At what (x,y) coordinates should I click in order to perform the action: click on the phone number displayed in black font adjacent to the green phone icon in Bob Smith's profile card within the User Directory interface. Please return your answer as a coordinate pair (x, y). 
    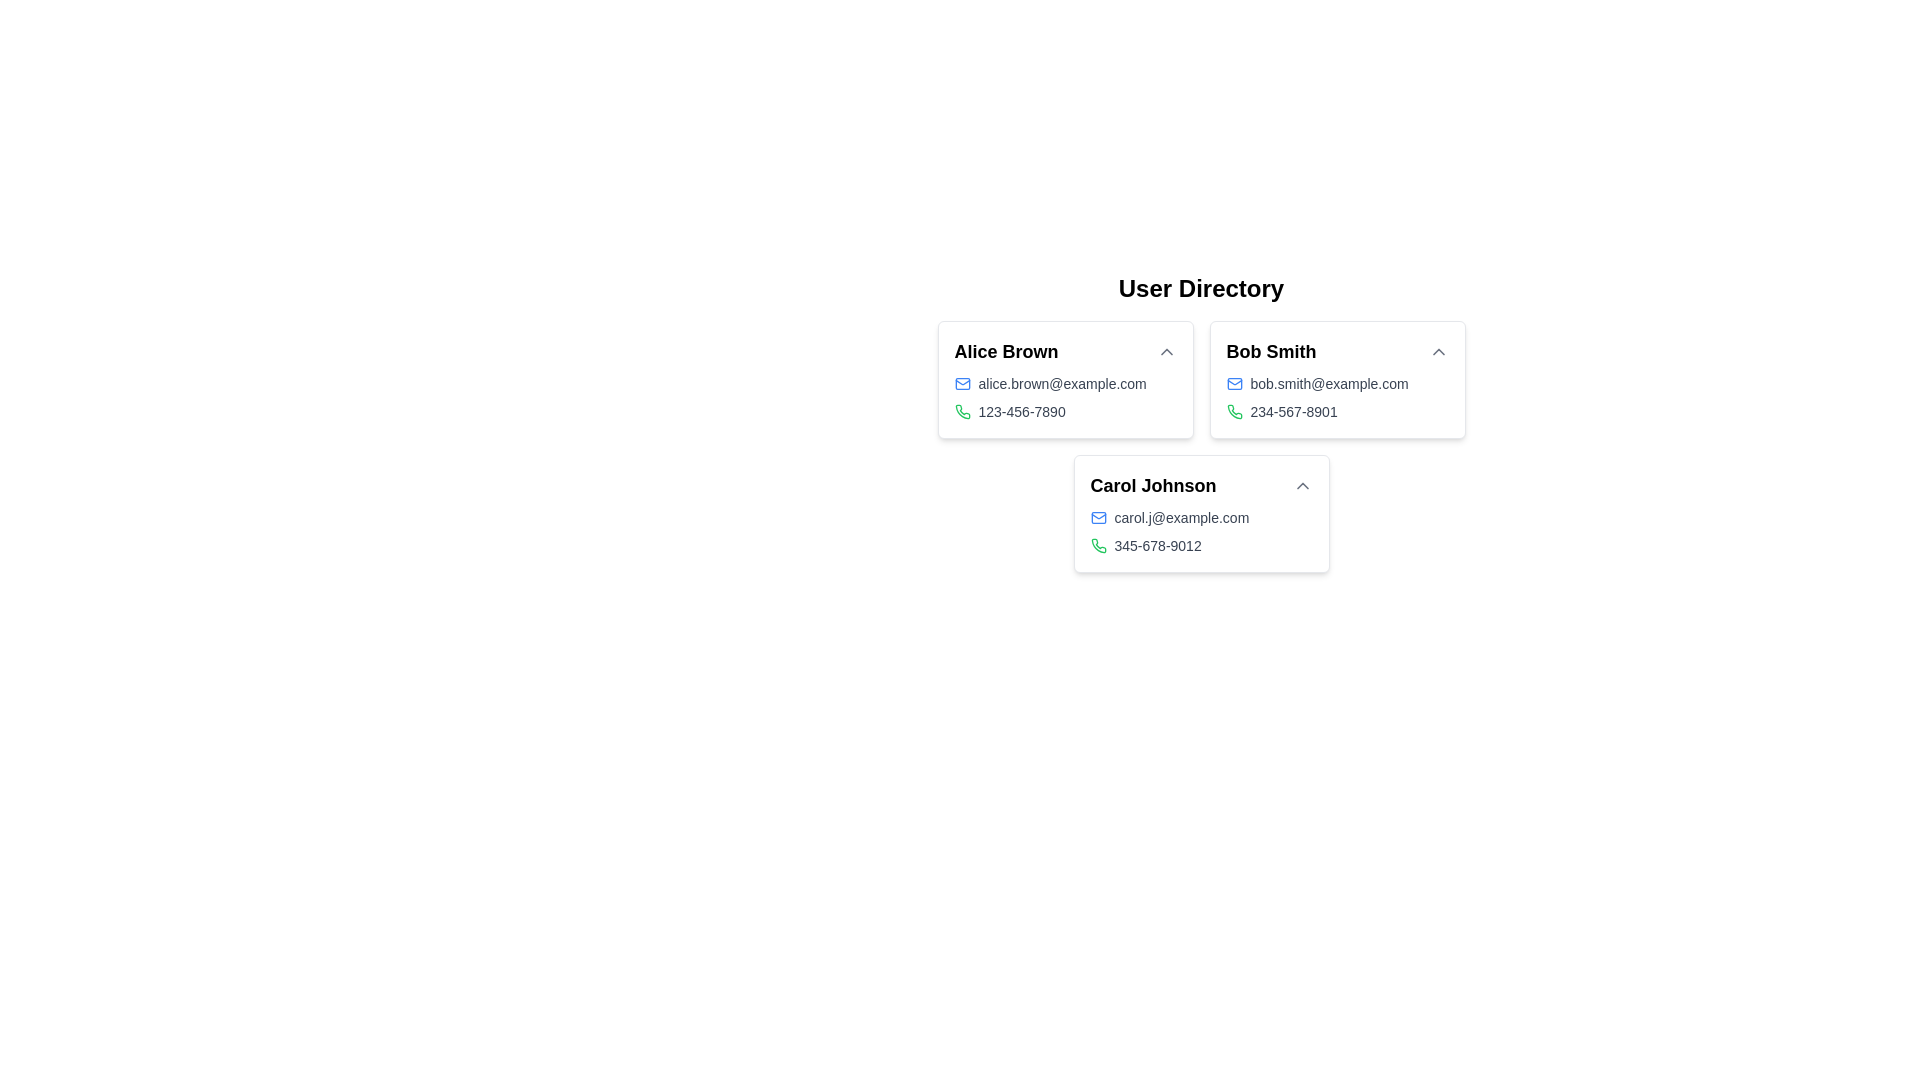
    Looking at the image, I should click on (1294, 411).